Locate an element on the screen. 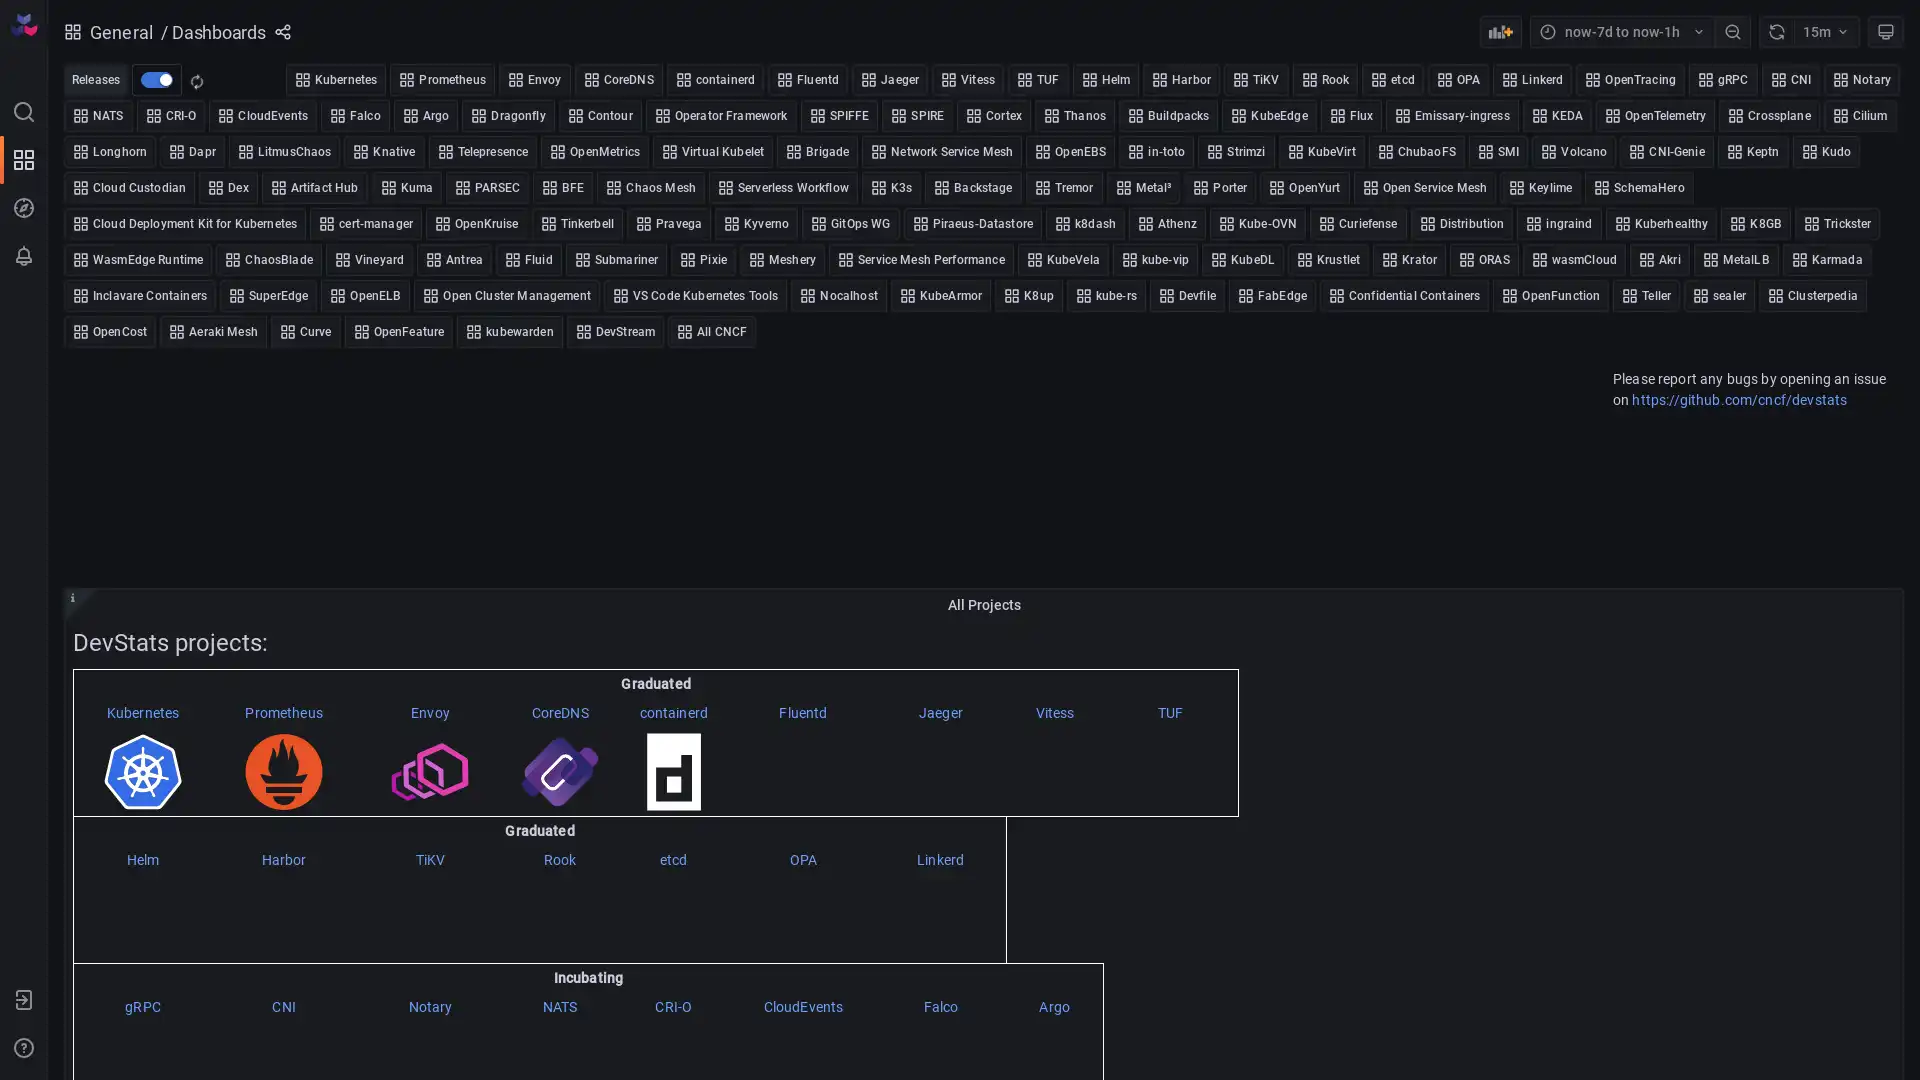  Time range picker with current time range now-7d to now-1h selected is located at coordinates (1622, 31).